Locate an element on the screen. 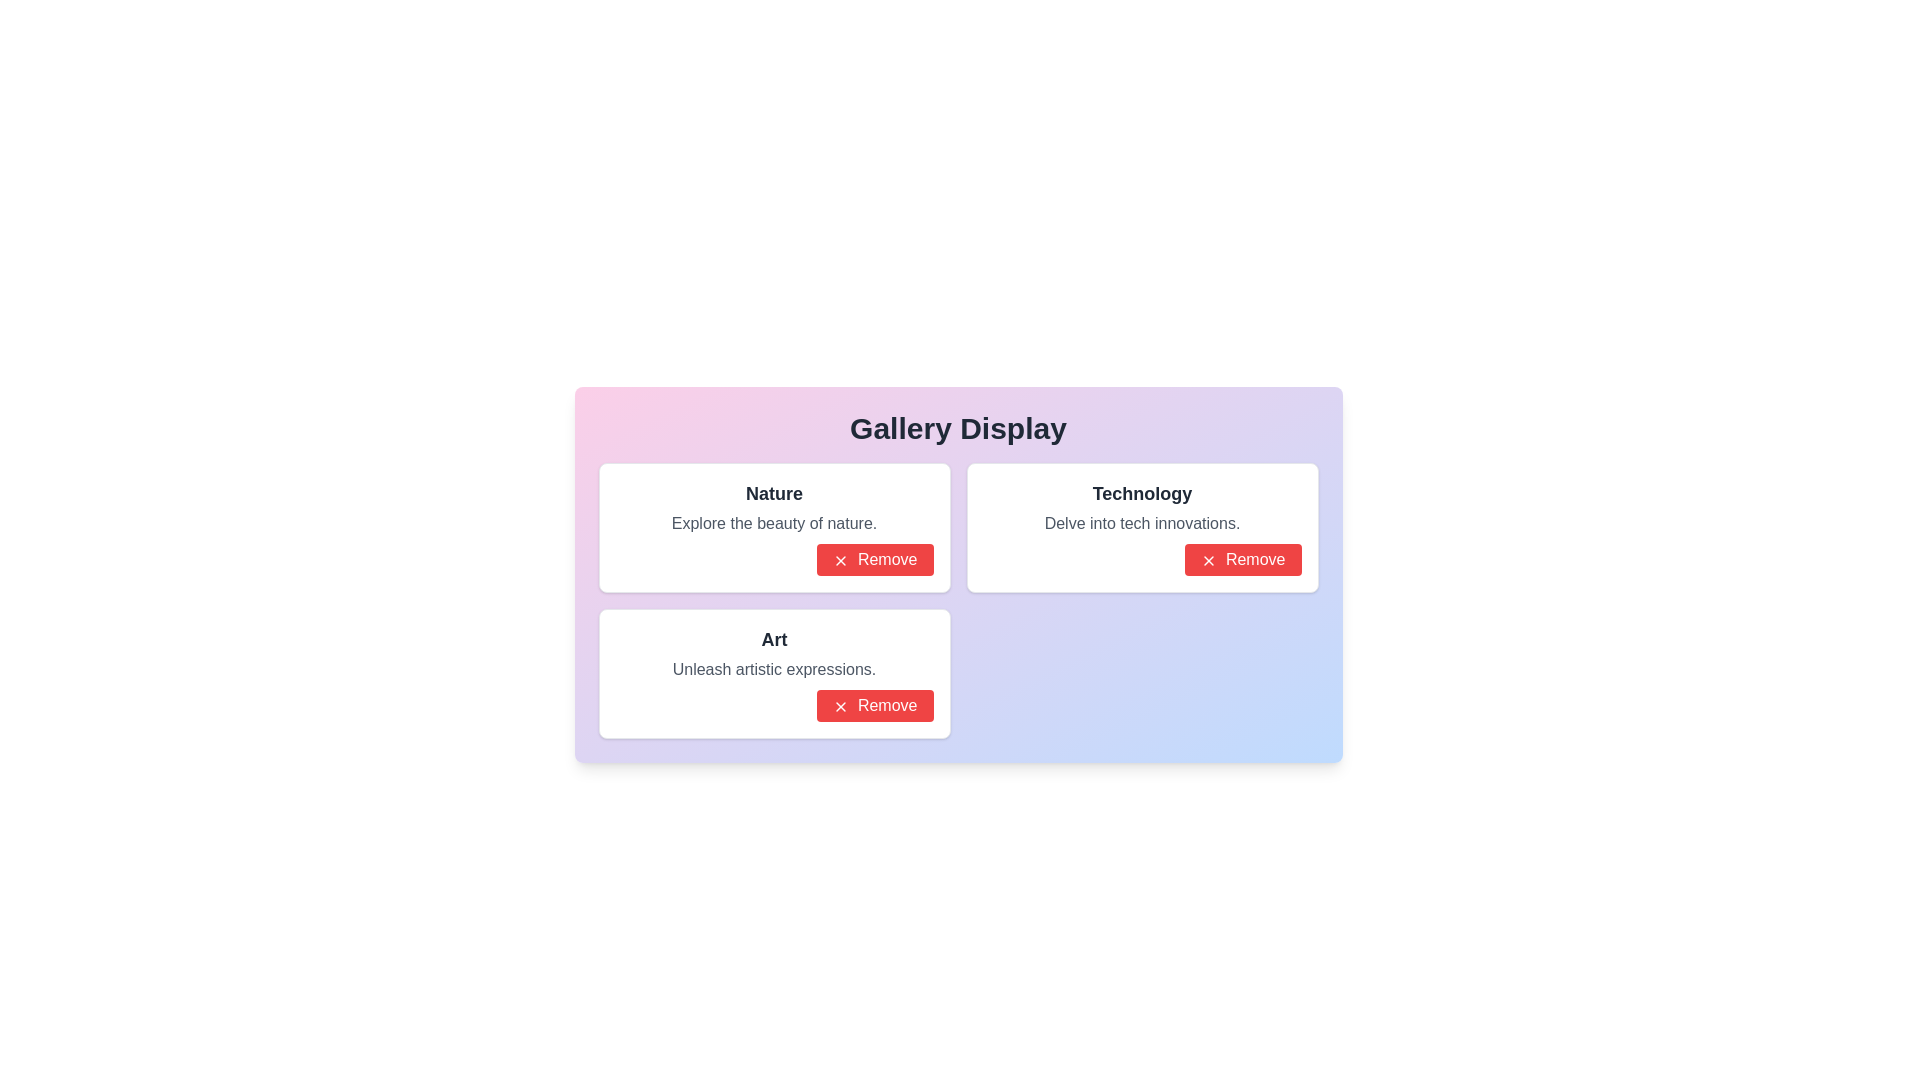  'Remove' button for the Nature gallery item is located at coordinates (875, 559).